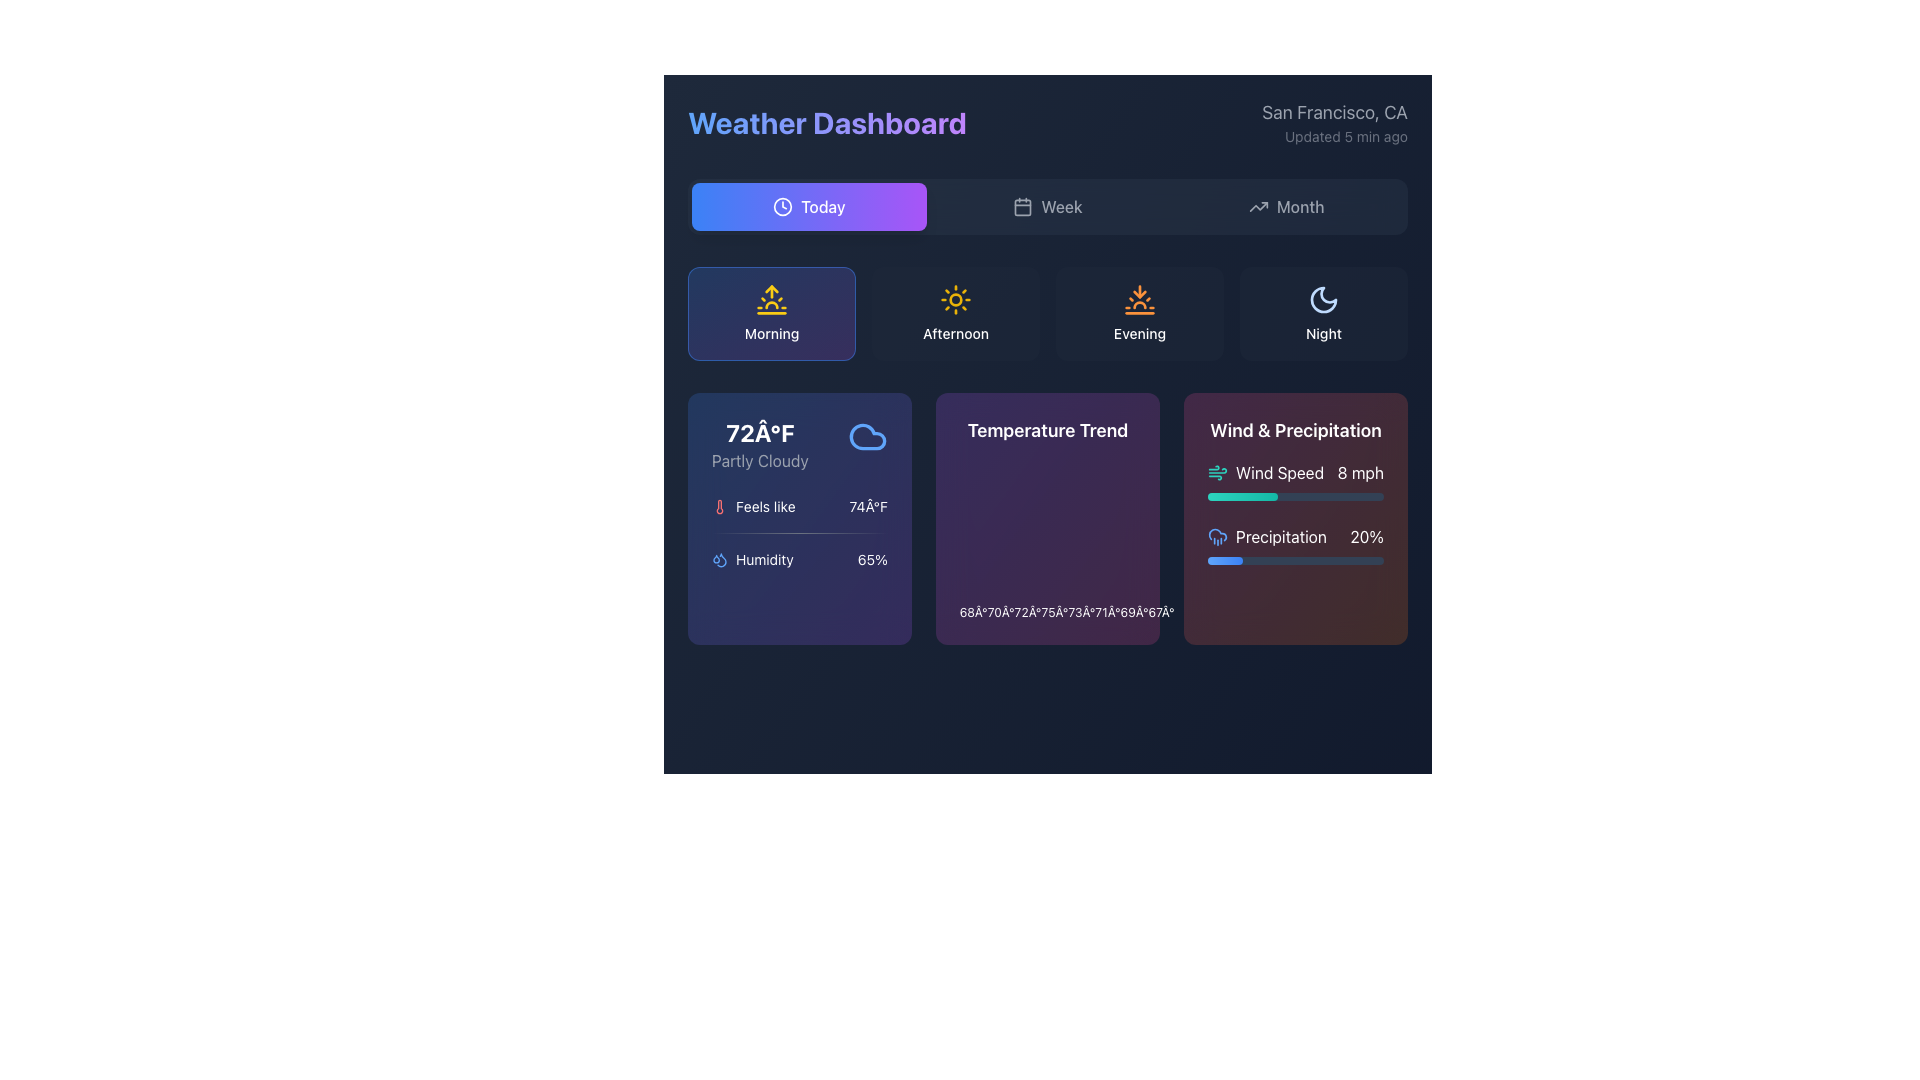  What do you see at coordinates (1325, 496) in the screenshot?
I see `precipitation level` at bounding box center [1325, 496].